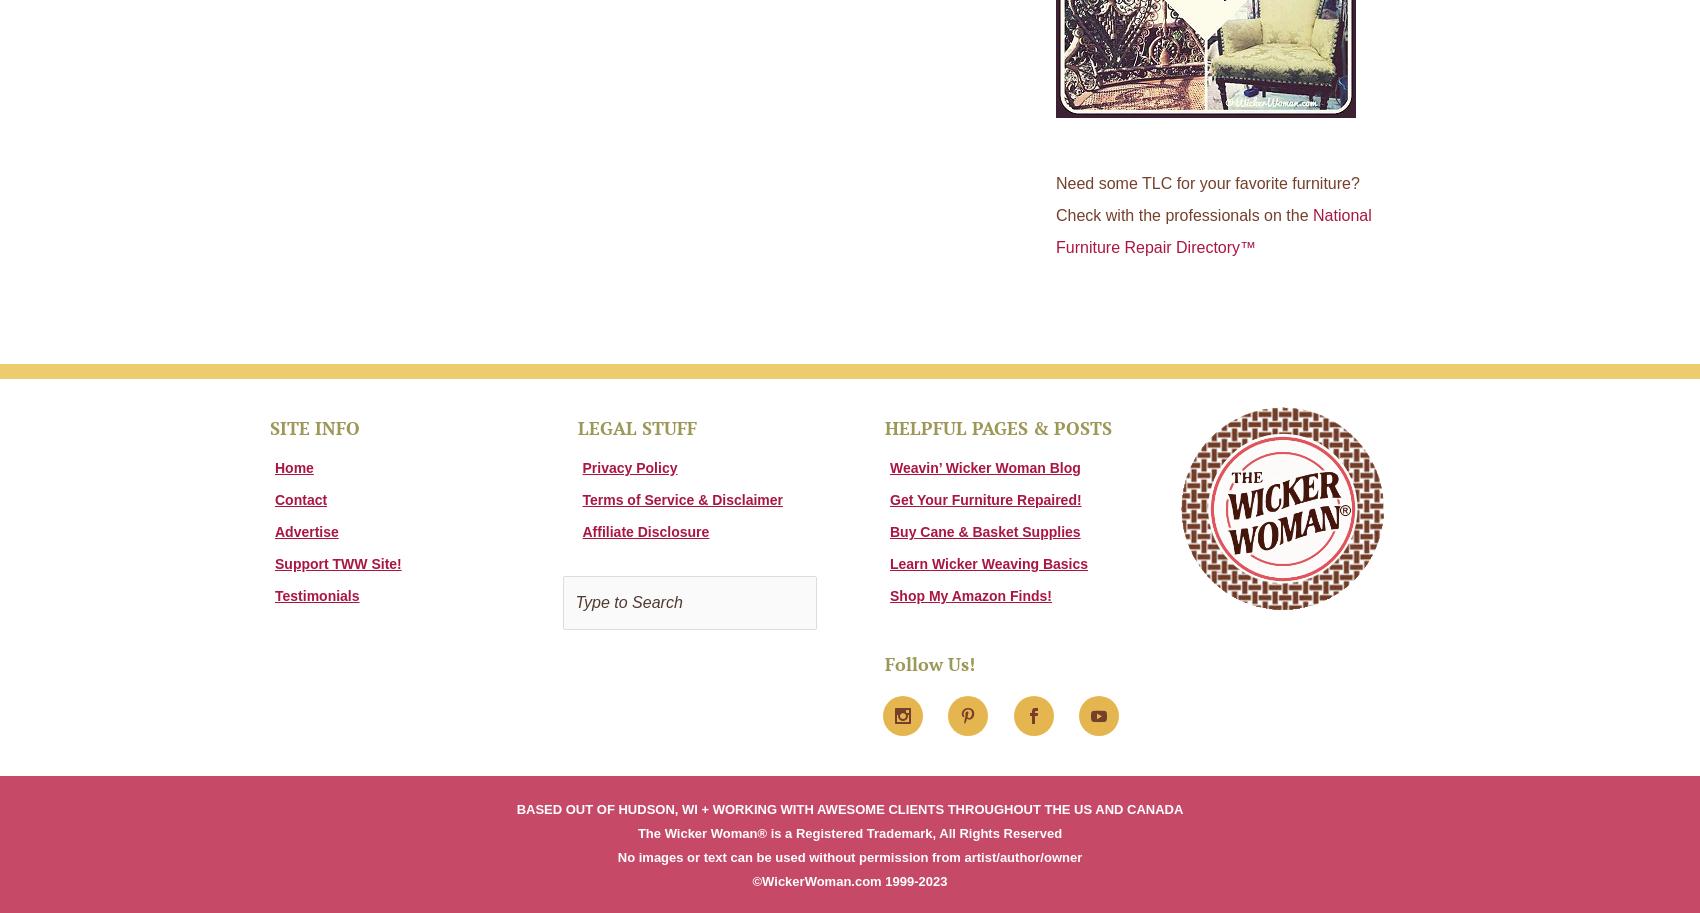  Describe the element at coordinates (293, 465) in the screenshot. I see `'Home'` at that location.